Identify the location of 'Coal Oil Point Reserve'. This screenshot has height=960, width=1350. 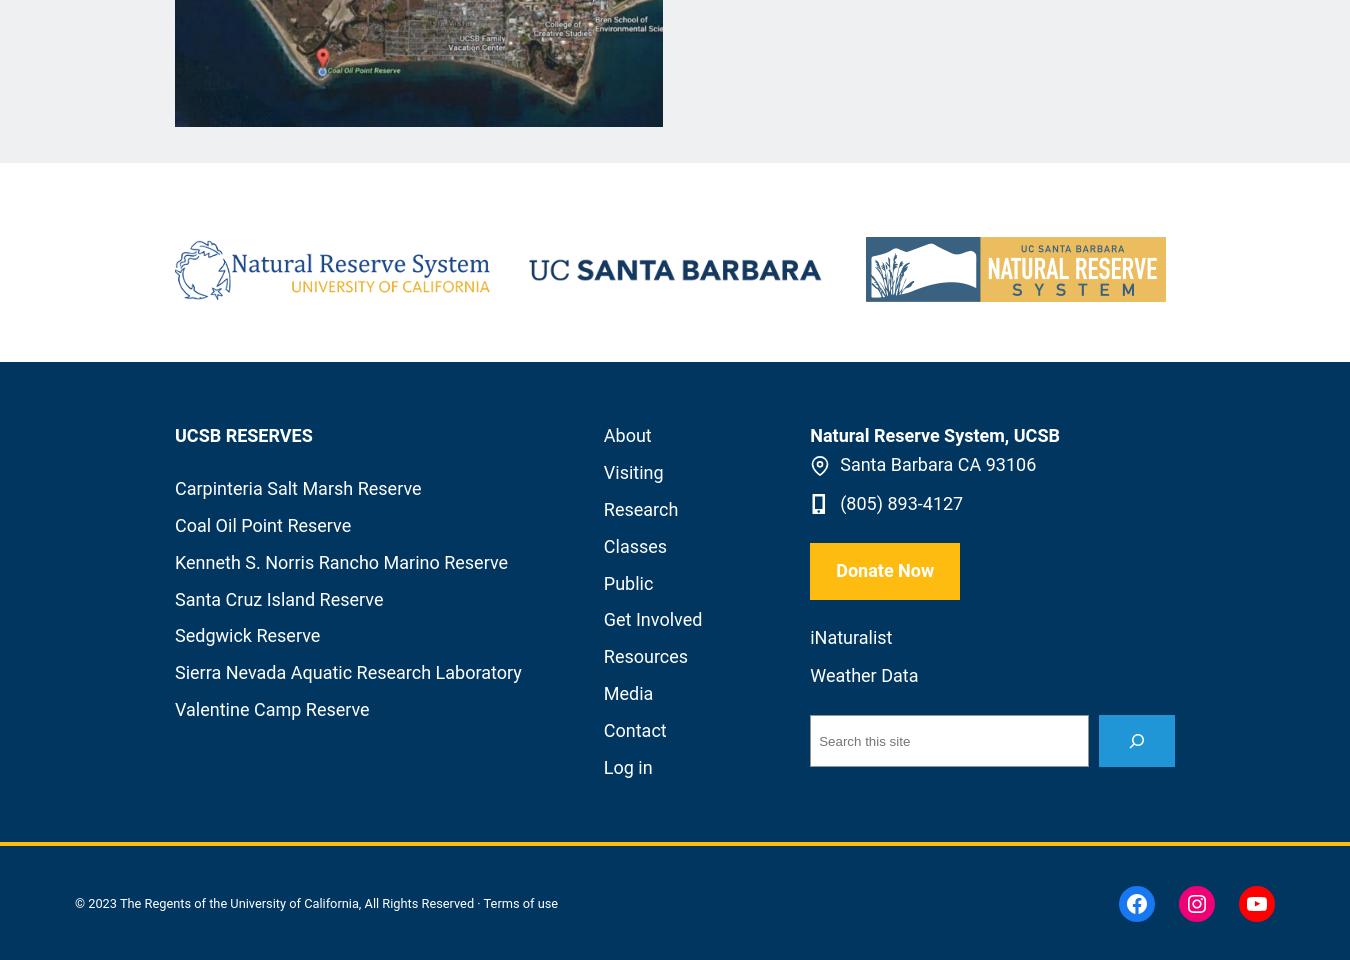
(261, 523).